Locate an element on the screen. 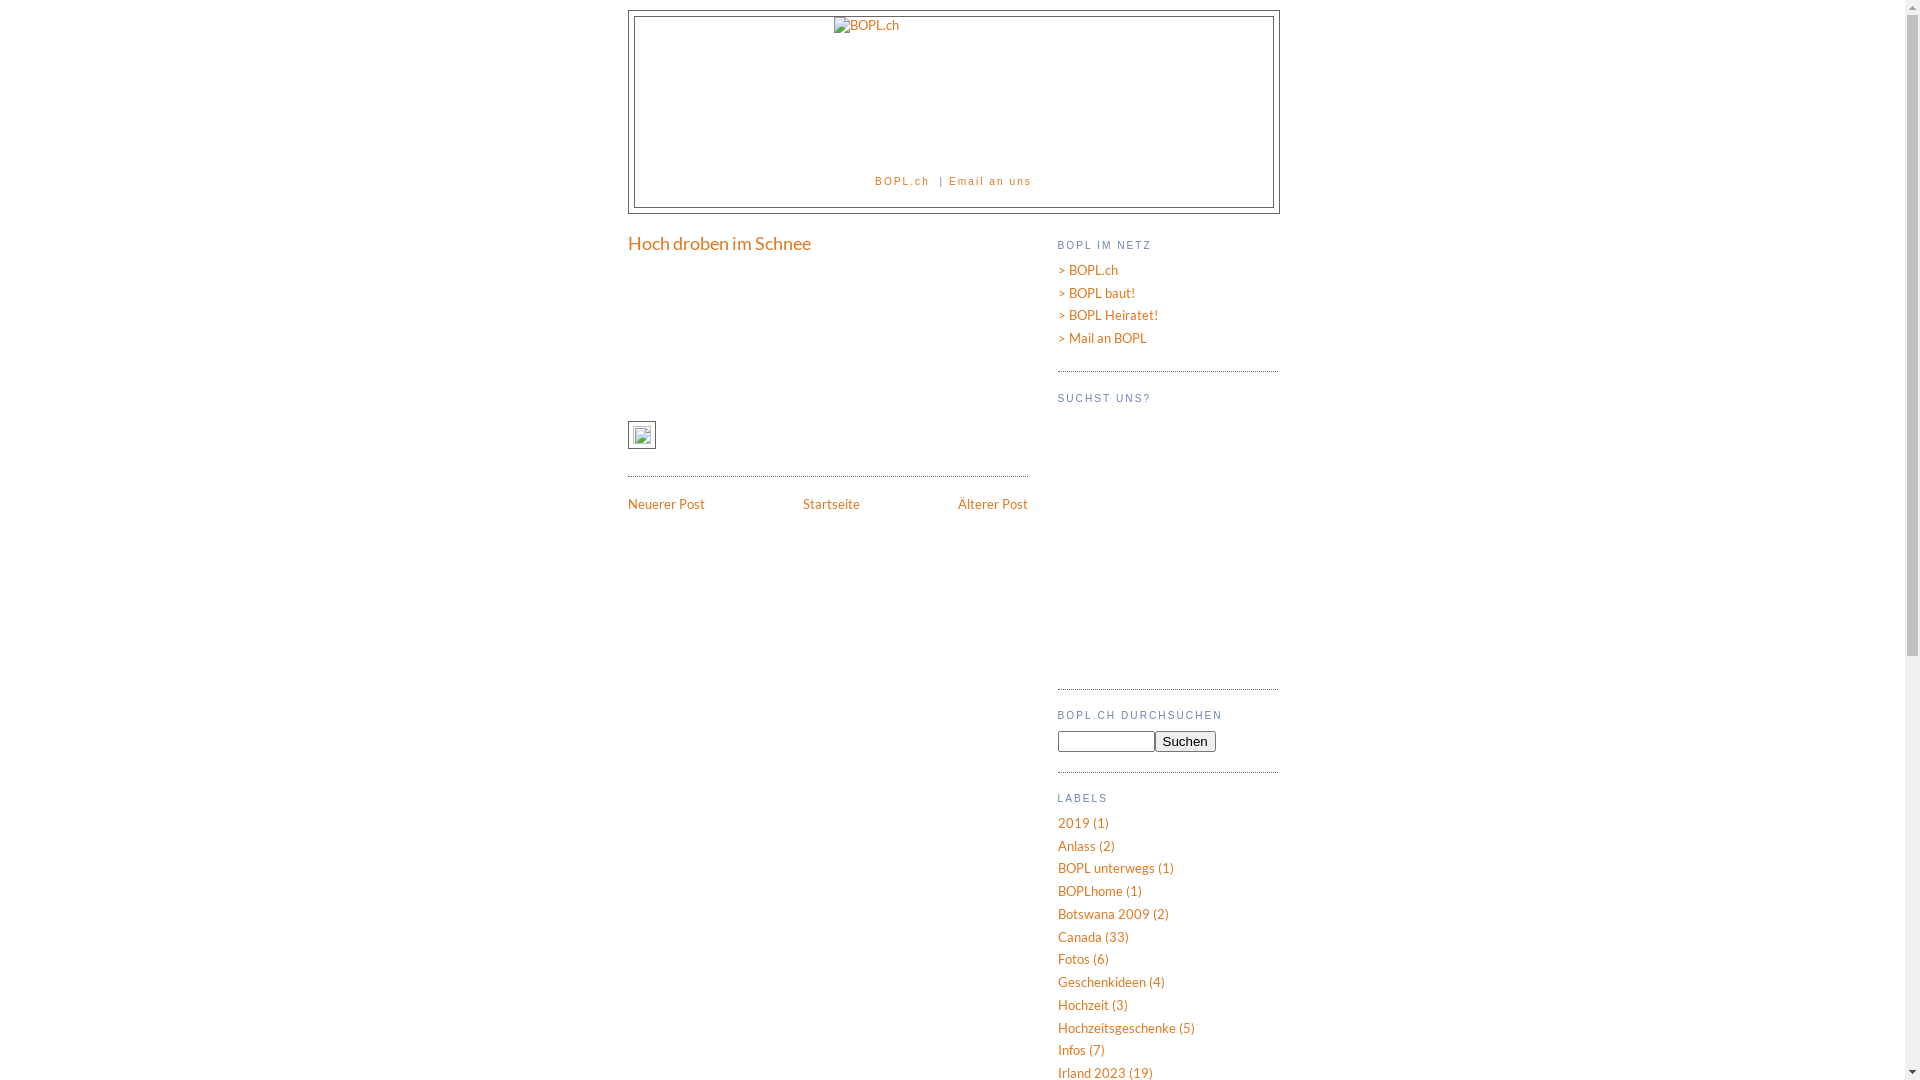 The height and width of the screenshot is (1080, 1920). '> BOPL baut!' is located at coordinates (1056, 293).